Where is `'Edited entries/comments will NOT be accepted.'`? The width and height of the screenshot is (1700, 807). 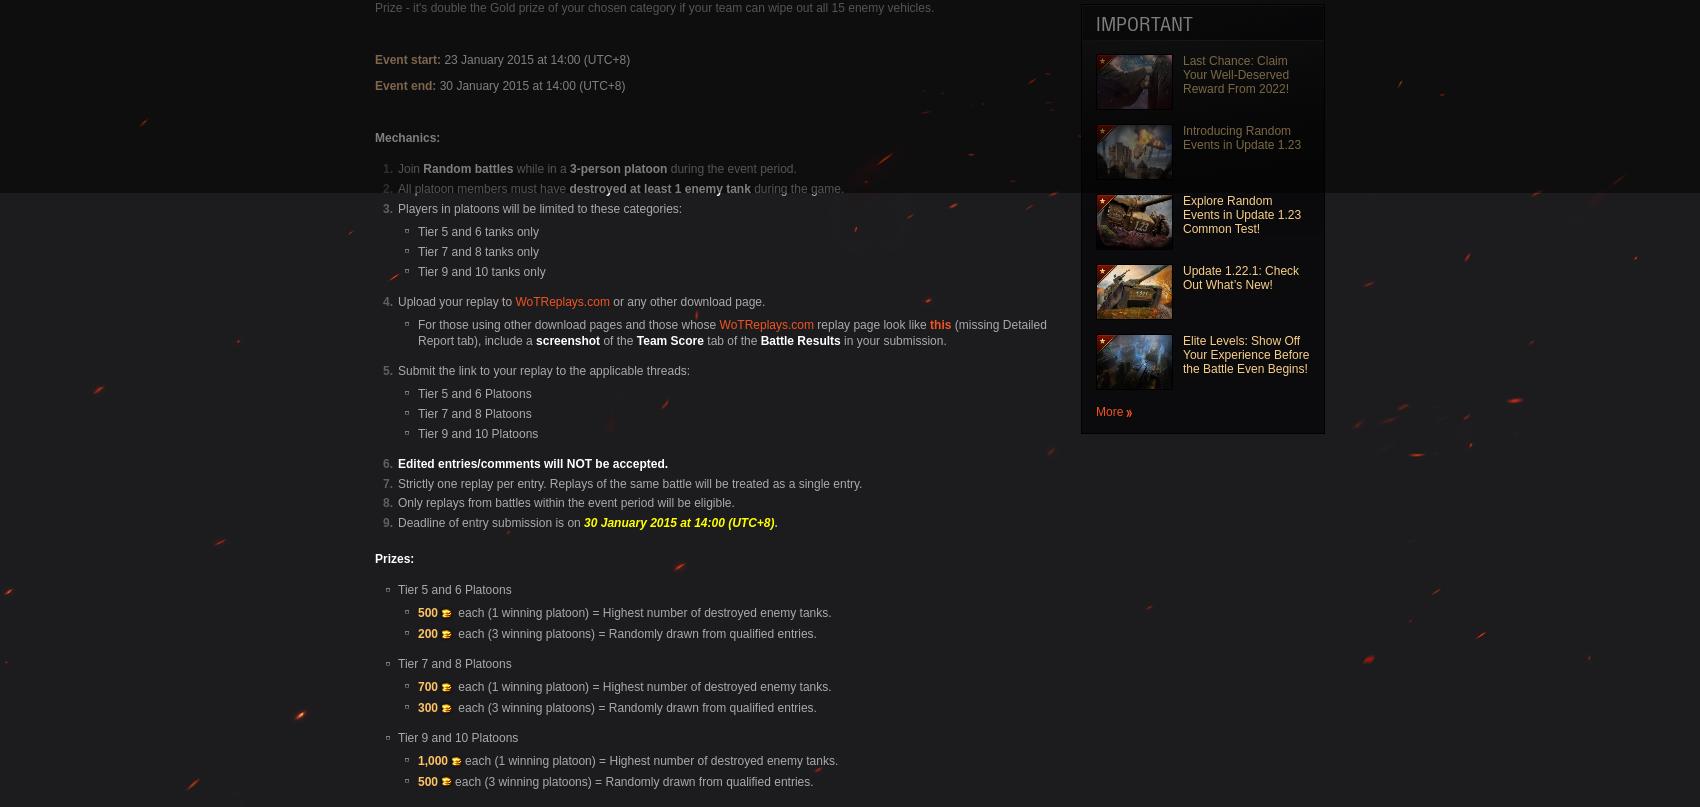 'Edited entries/comments will NOT be accepted.' is located at coordinates (531, 461).